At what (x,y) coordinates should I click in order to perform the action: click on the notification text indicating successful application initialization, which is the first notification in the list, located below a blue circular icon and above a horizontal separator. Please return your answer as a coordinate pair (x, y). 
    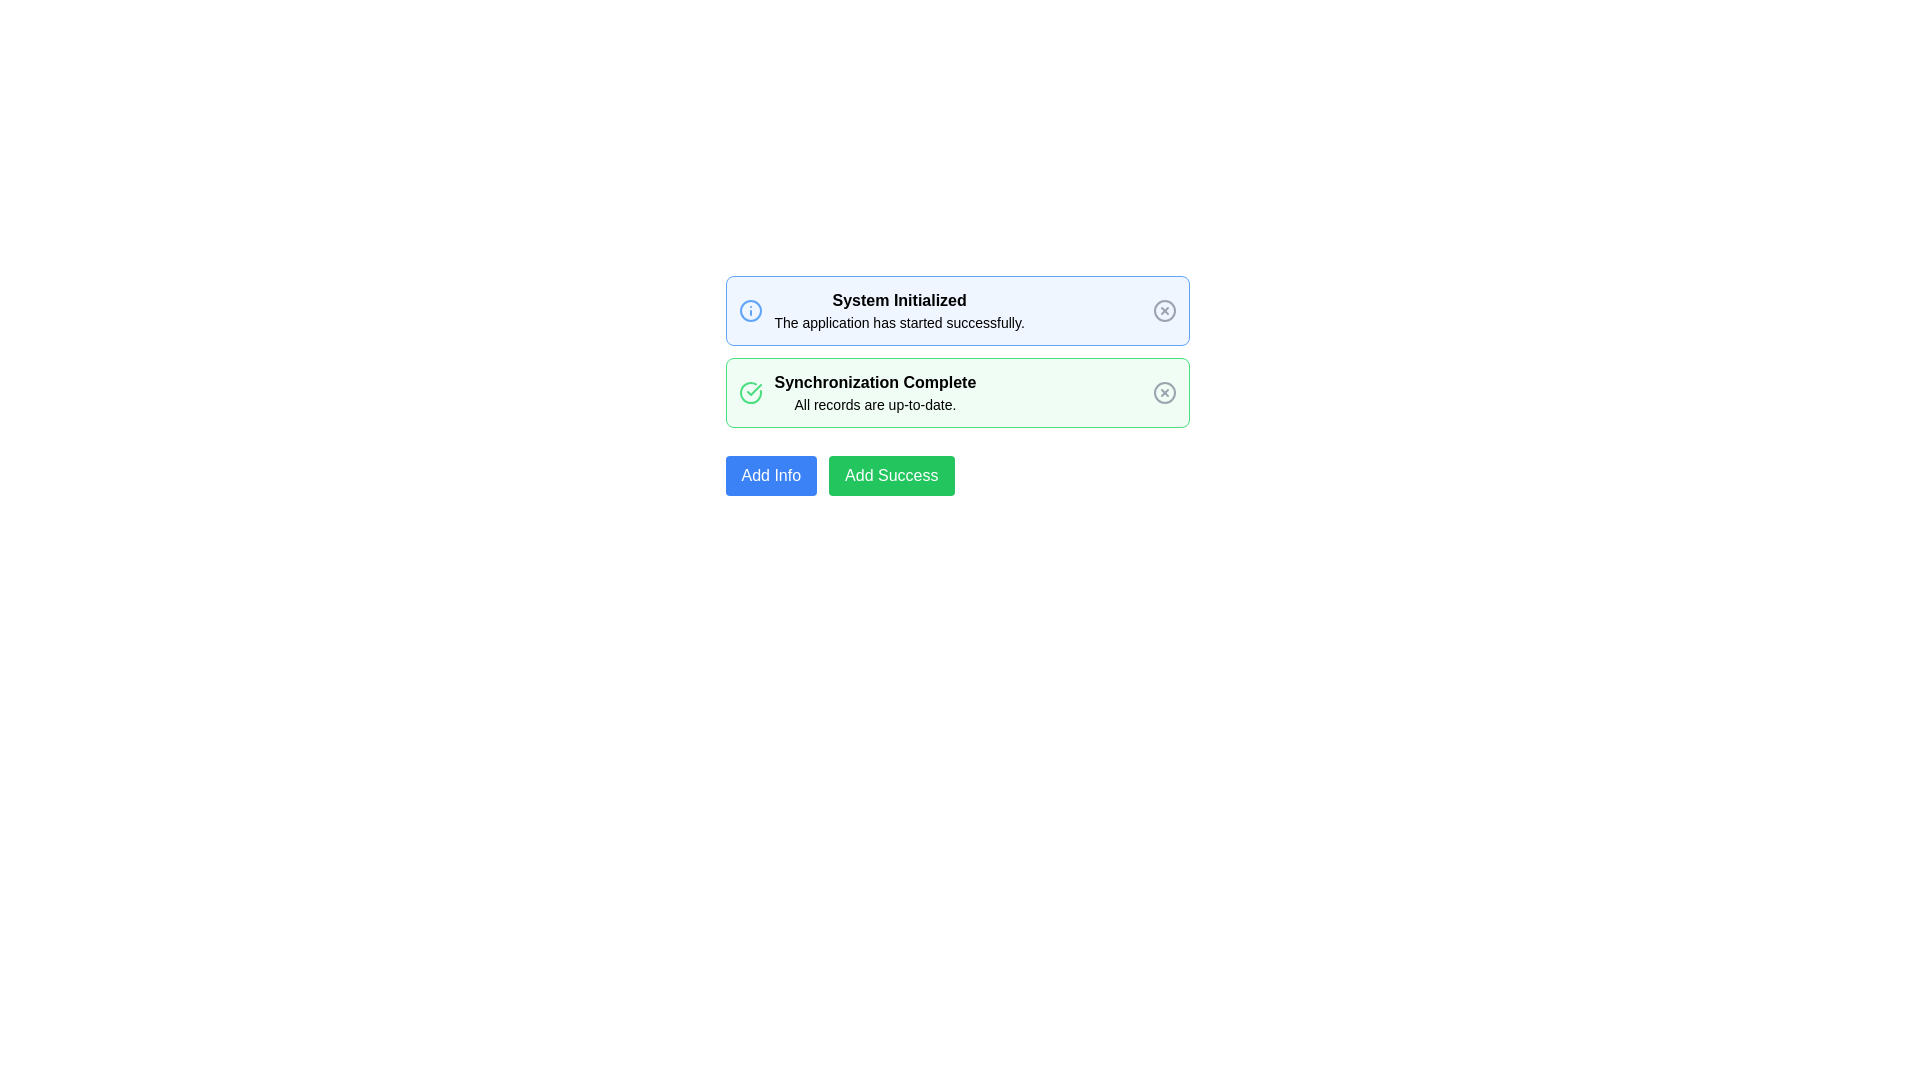
    Looking at the image, I should click on (880, 311).